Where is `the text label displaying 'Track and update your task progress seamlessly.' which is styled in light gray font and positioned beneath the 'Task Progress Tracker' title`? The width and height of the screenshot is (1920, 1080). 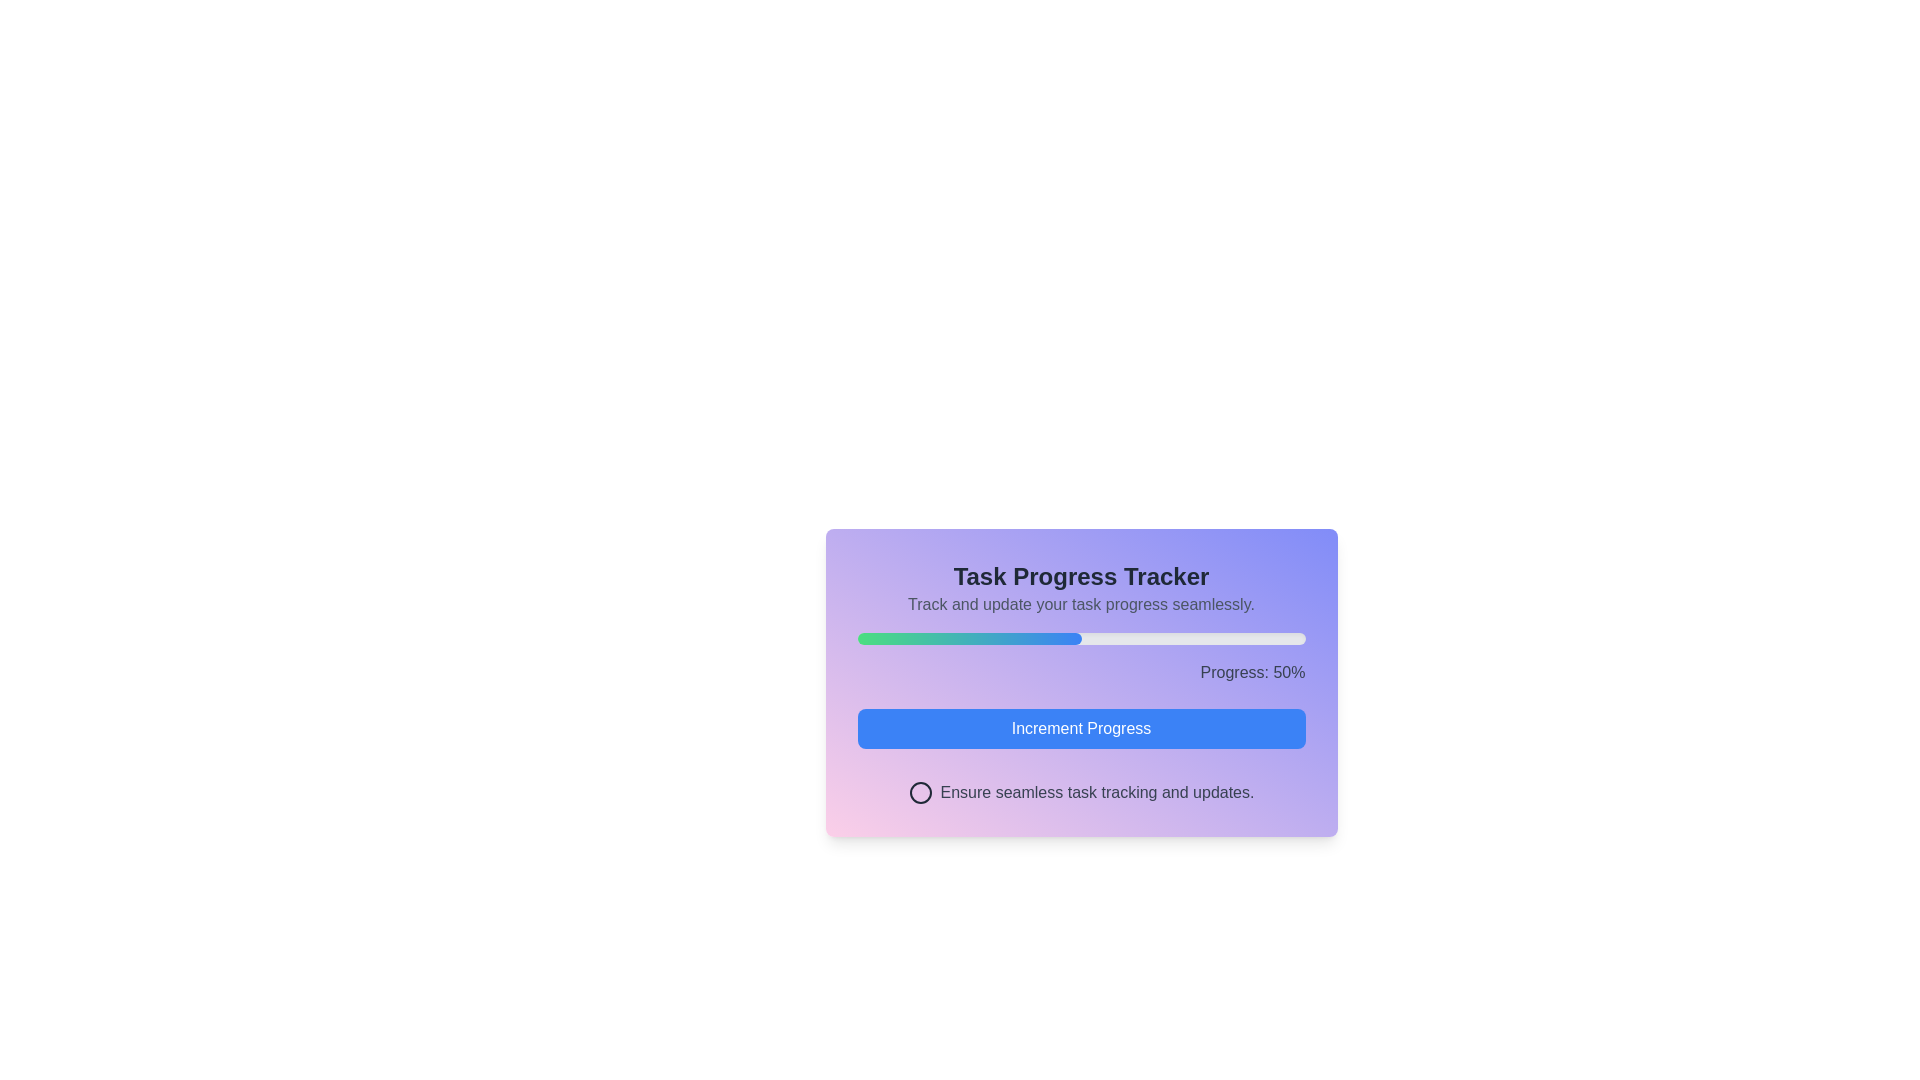 the text label displaying 'Track and update your task progress seamlessly.' which is styled in light gray font and positioned beneath the 'Task Progress Tracker' title is located at coordinates (1080, 604).